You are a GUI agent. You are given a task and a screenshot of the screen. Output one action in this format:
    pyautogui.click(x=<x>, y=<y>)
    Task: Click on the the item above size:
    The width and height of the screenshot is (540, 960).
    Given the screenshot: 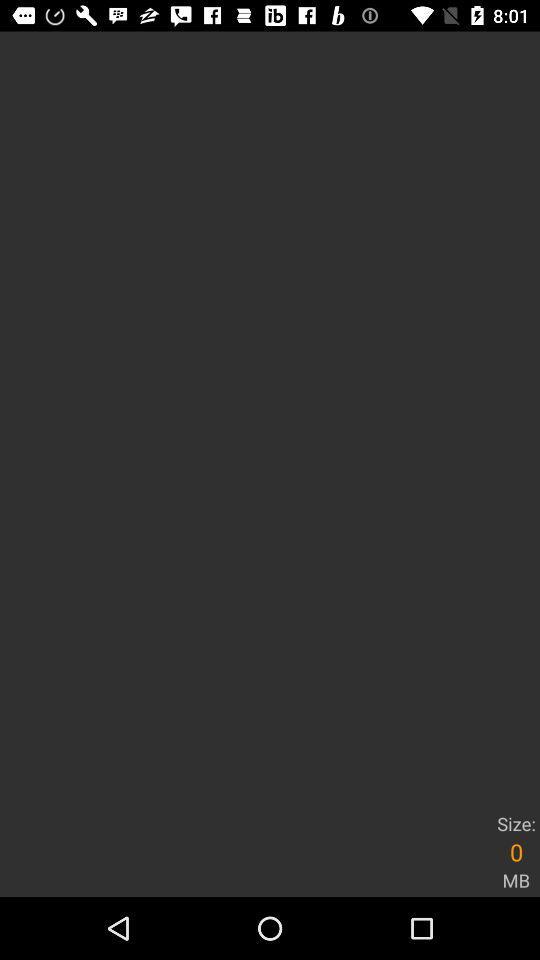 What is the action you would take?
    pyautogui.click(x=270, y=418)
    